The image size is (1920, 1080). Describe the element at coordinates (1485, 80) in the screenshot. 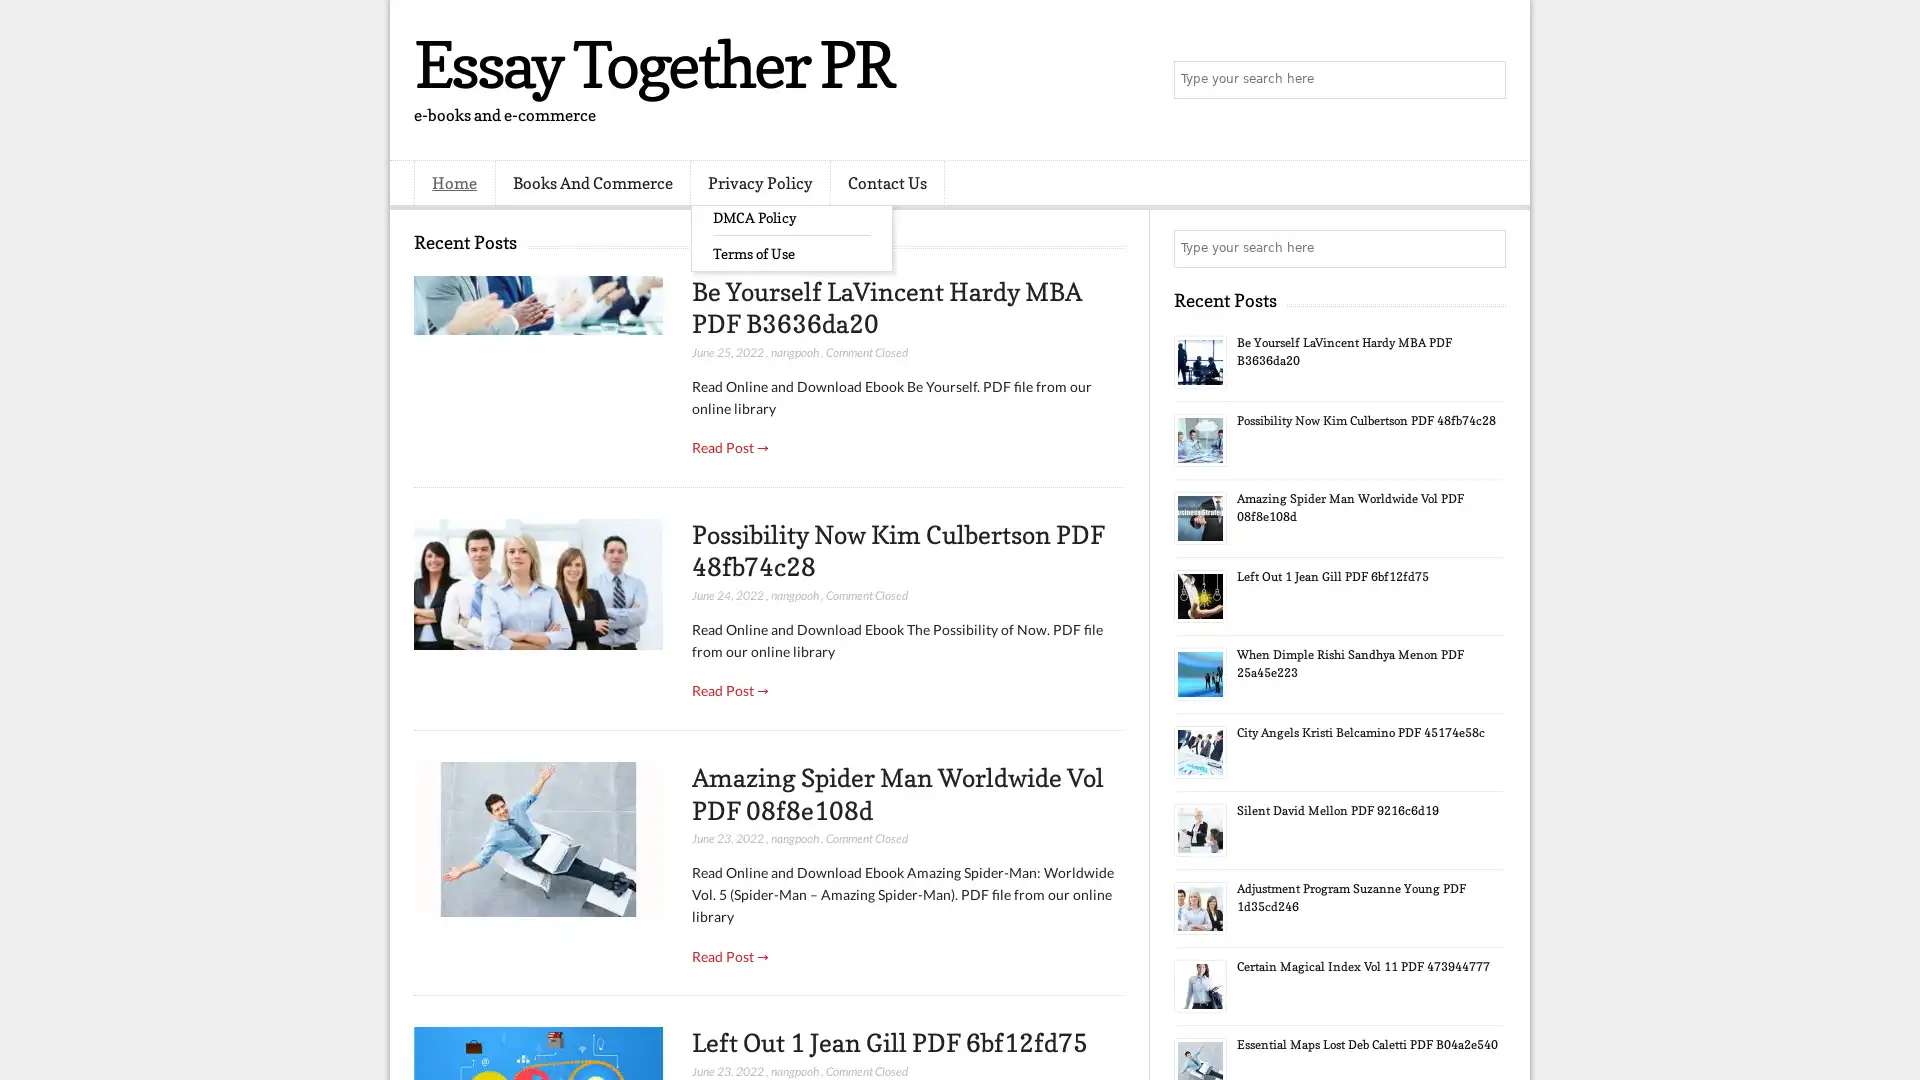

I see `Search` at that location.